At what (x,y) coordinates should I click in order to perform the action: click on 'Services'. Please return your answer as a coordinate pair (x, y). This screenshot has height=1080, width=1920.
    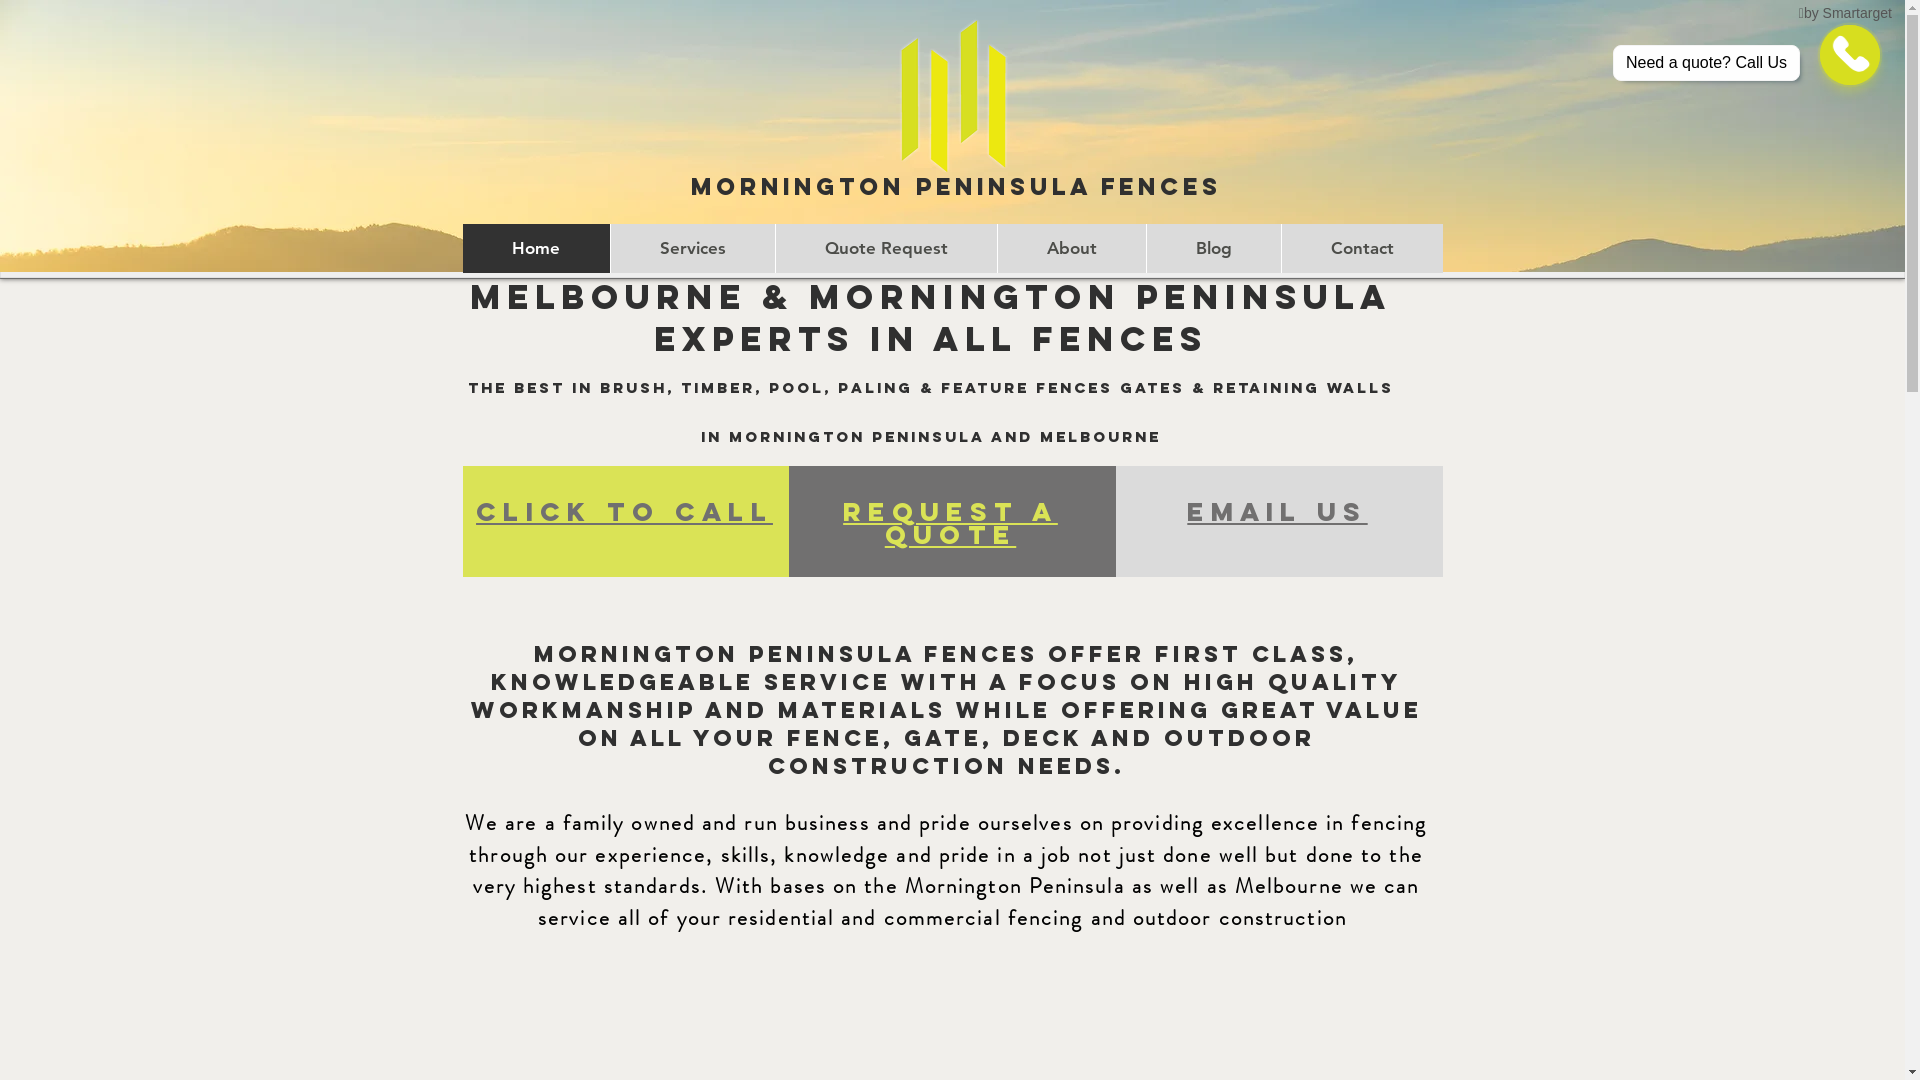
    Looking at the image, I should click on (692, 247).